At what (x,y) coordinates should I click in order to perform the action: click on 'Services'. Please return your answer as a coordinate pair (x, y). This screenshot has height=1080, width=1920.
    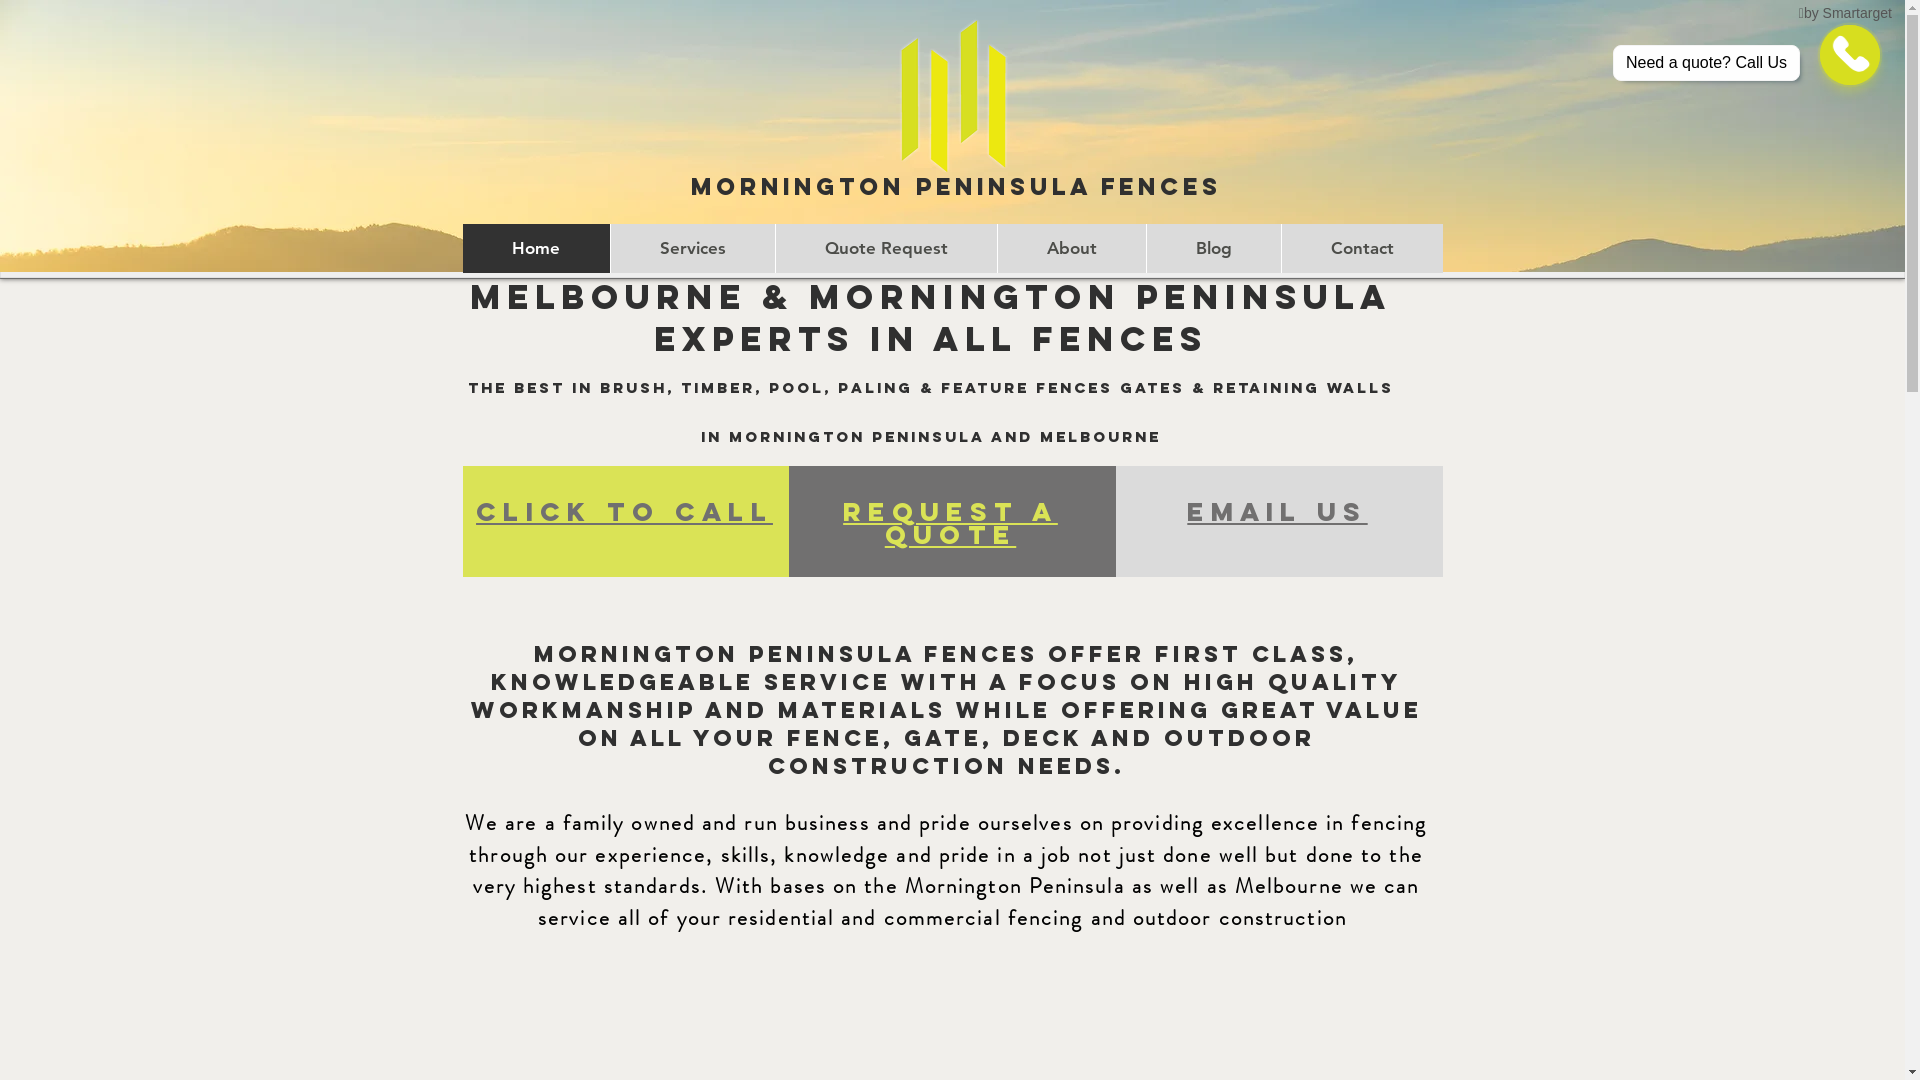
    Looking at the image, I should click on (692, 247).